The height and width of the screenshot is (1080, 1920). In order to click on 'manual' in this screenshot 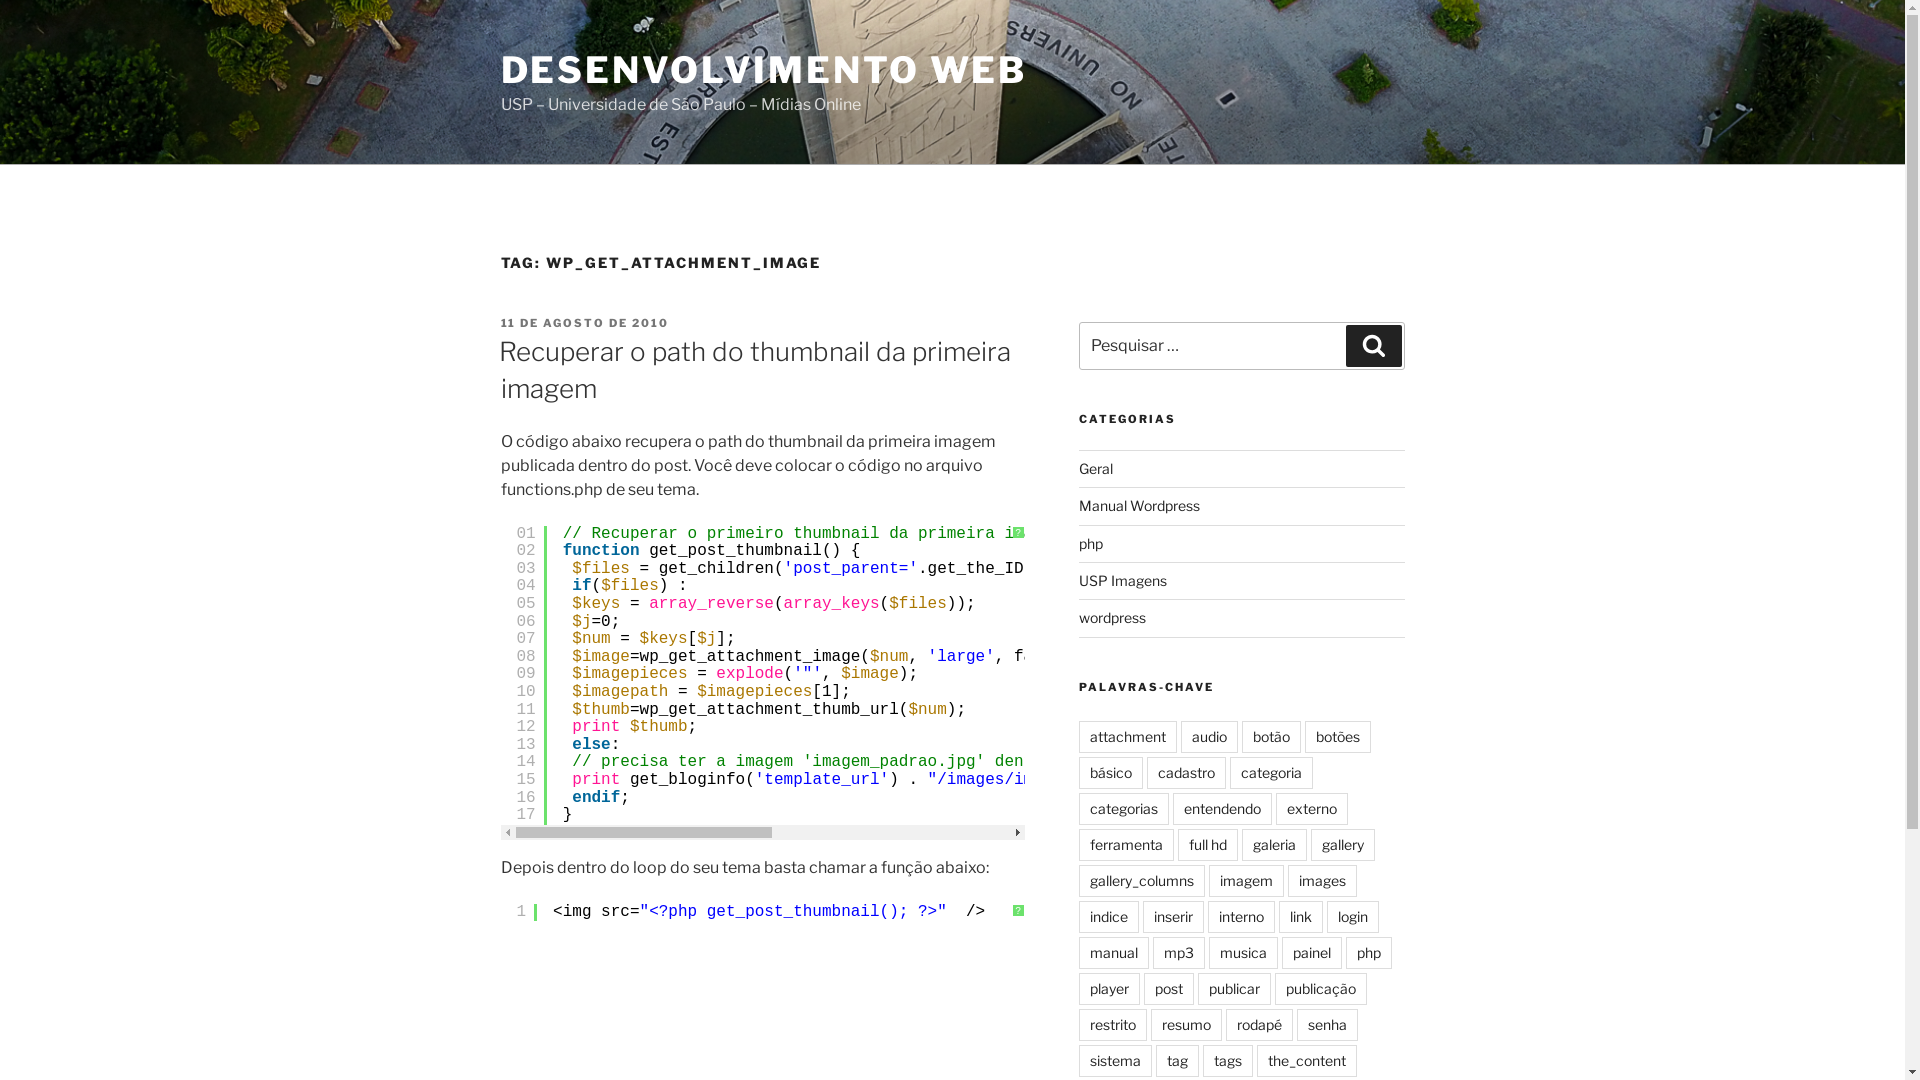, I will do `click(1112, 951)`.